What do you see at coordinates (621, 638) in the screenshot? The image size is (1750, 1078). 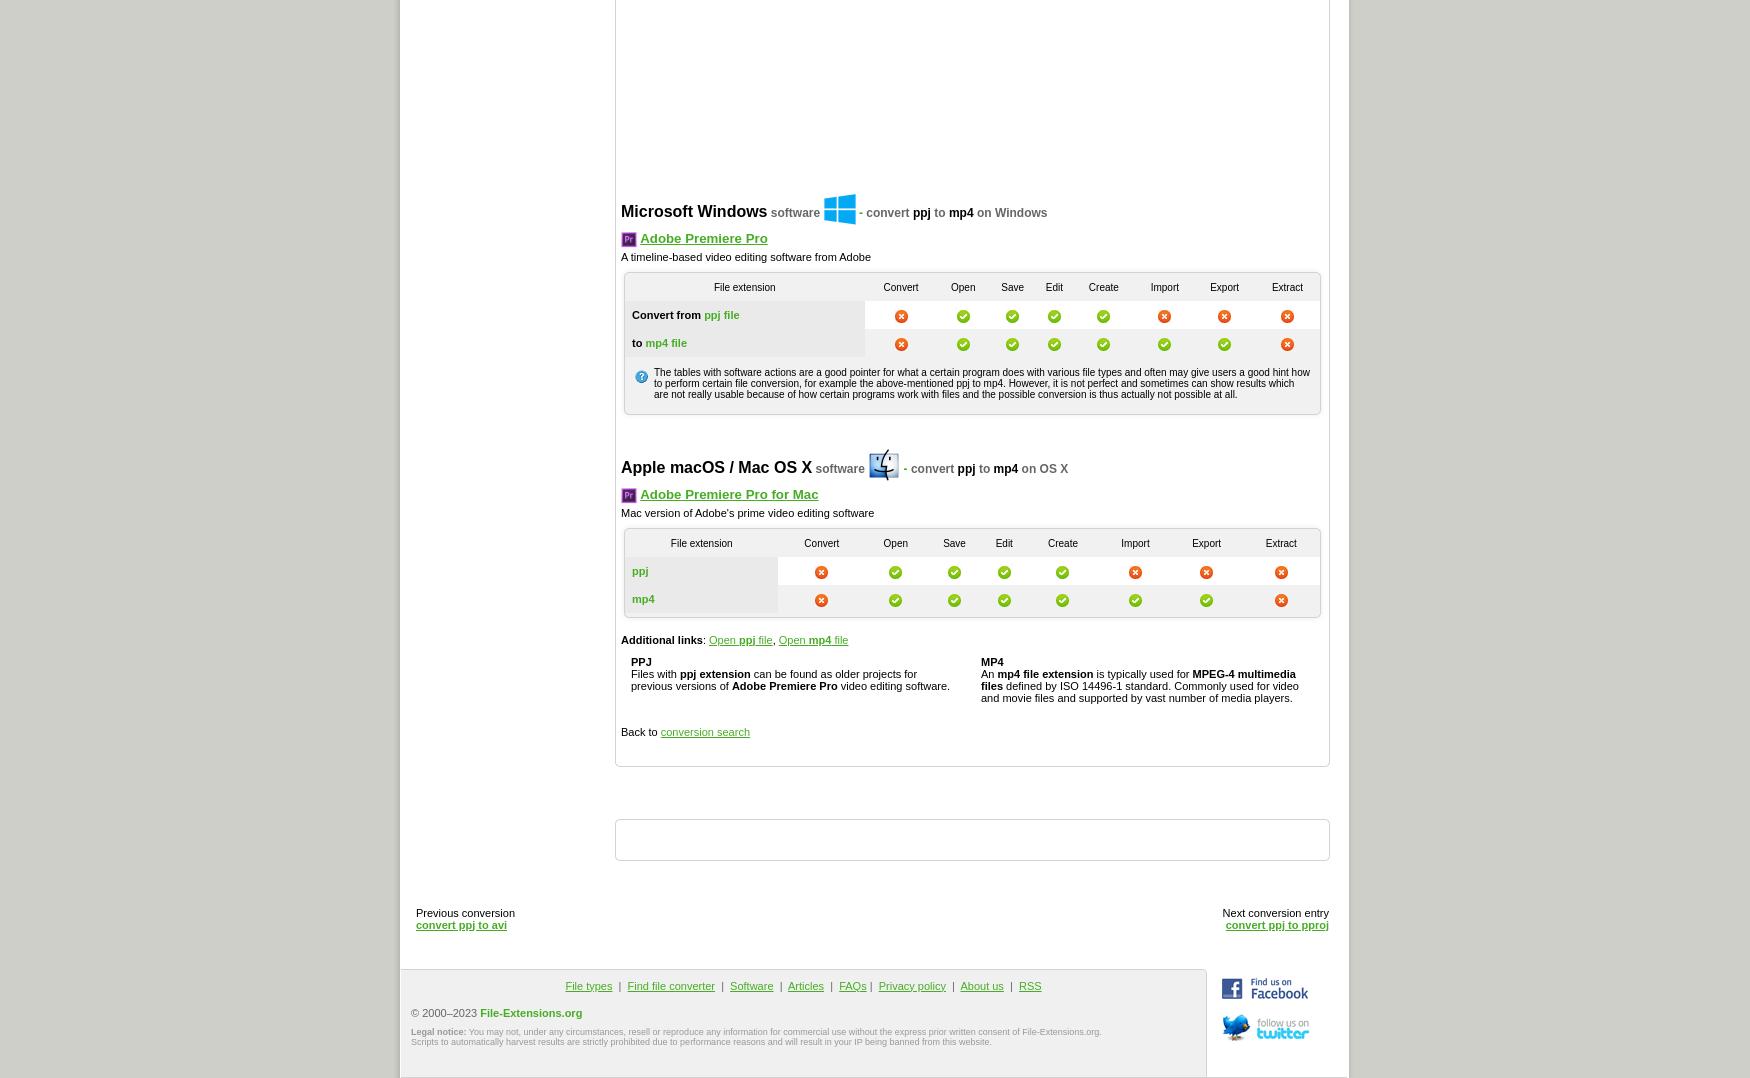 I see `'Additional links'` at bounding box center [621, 638].